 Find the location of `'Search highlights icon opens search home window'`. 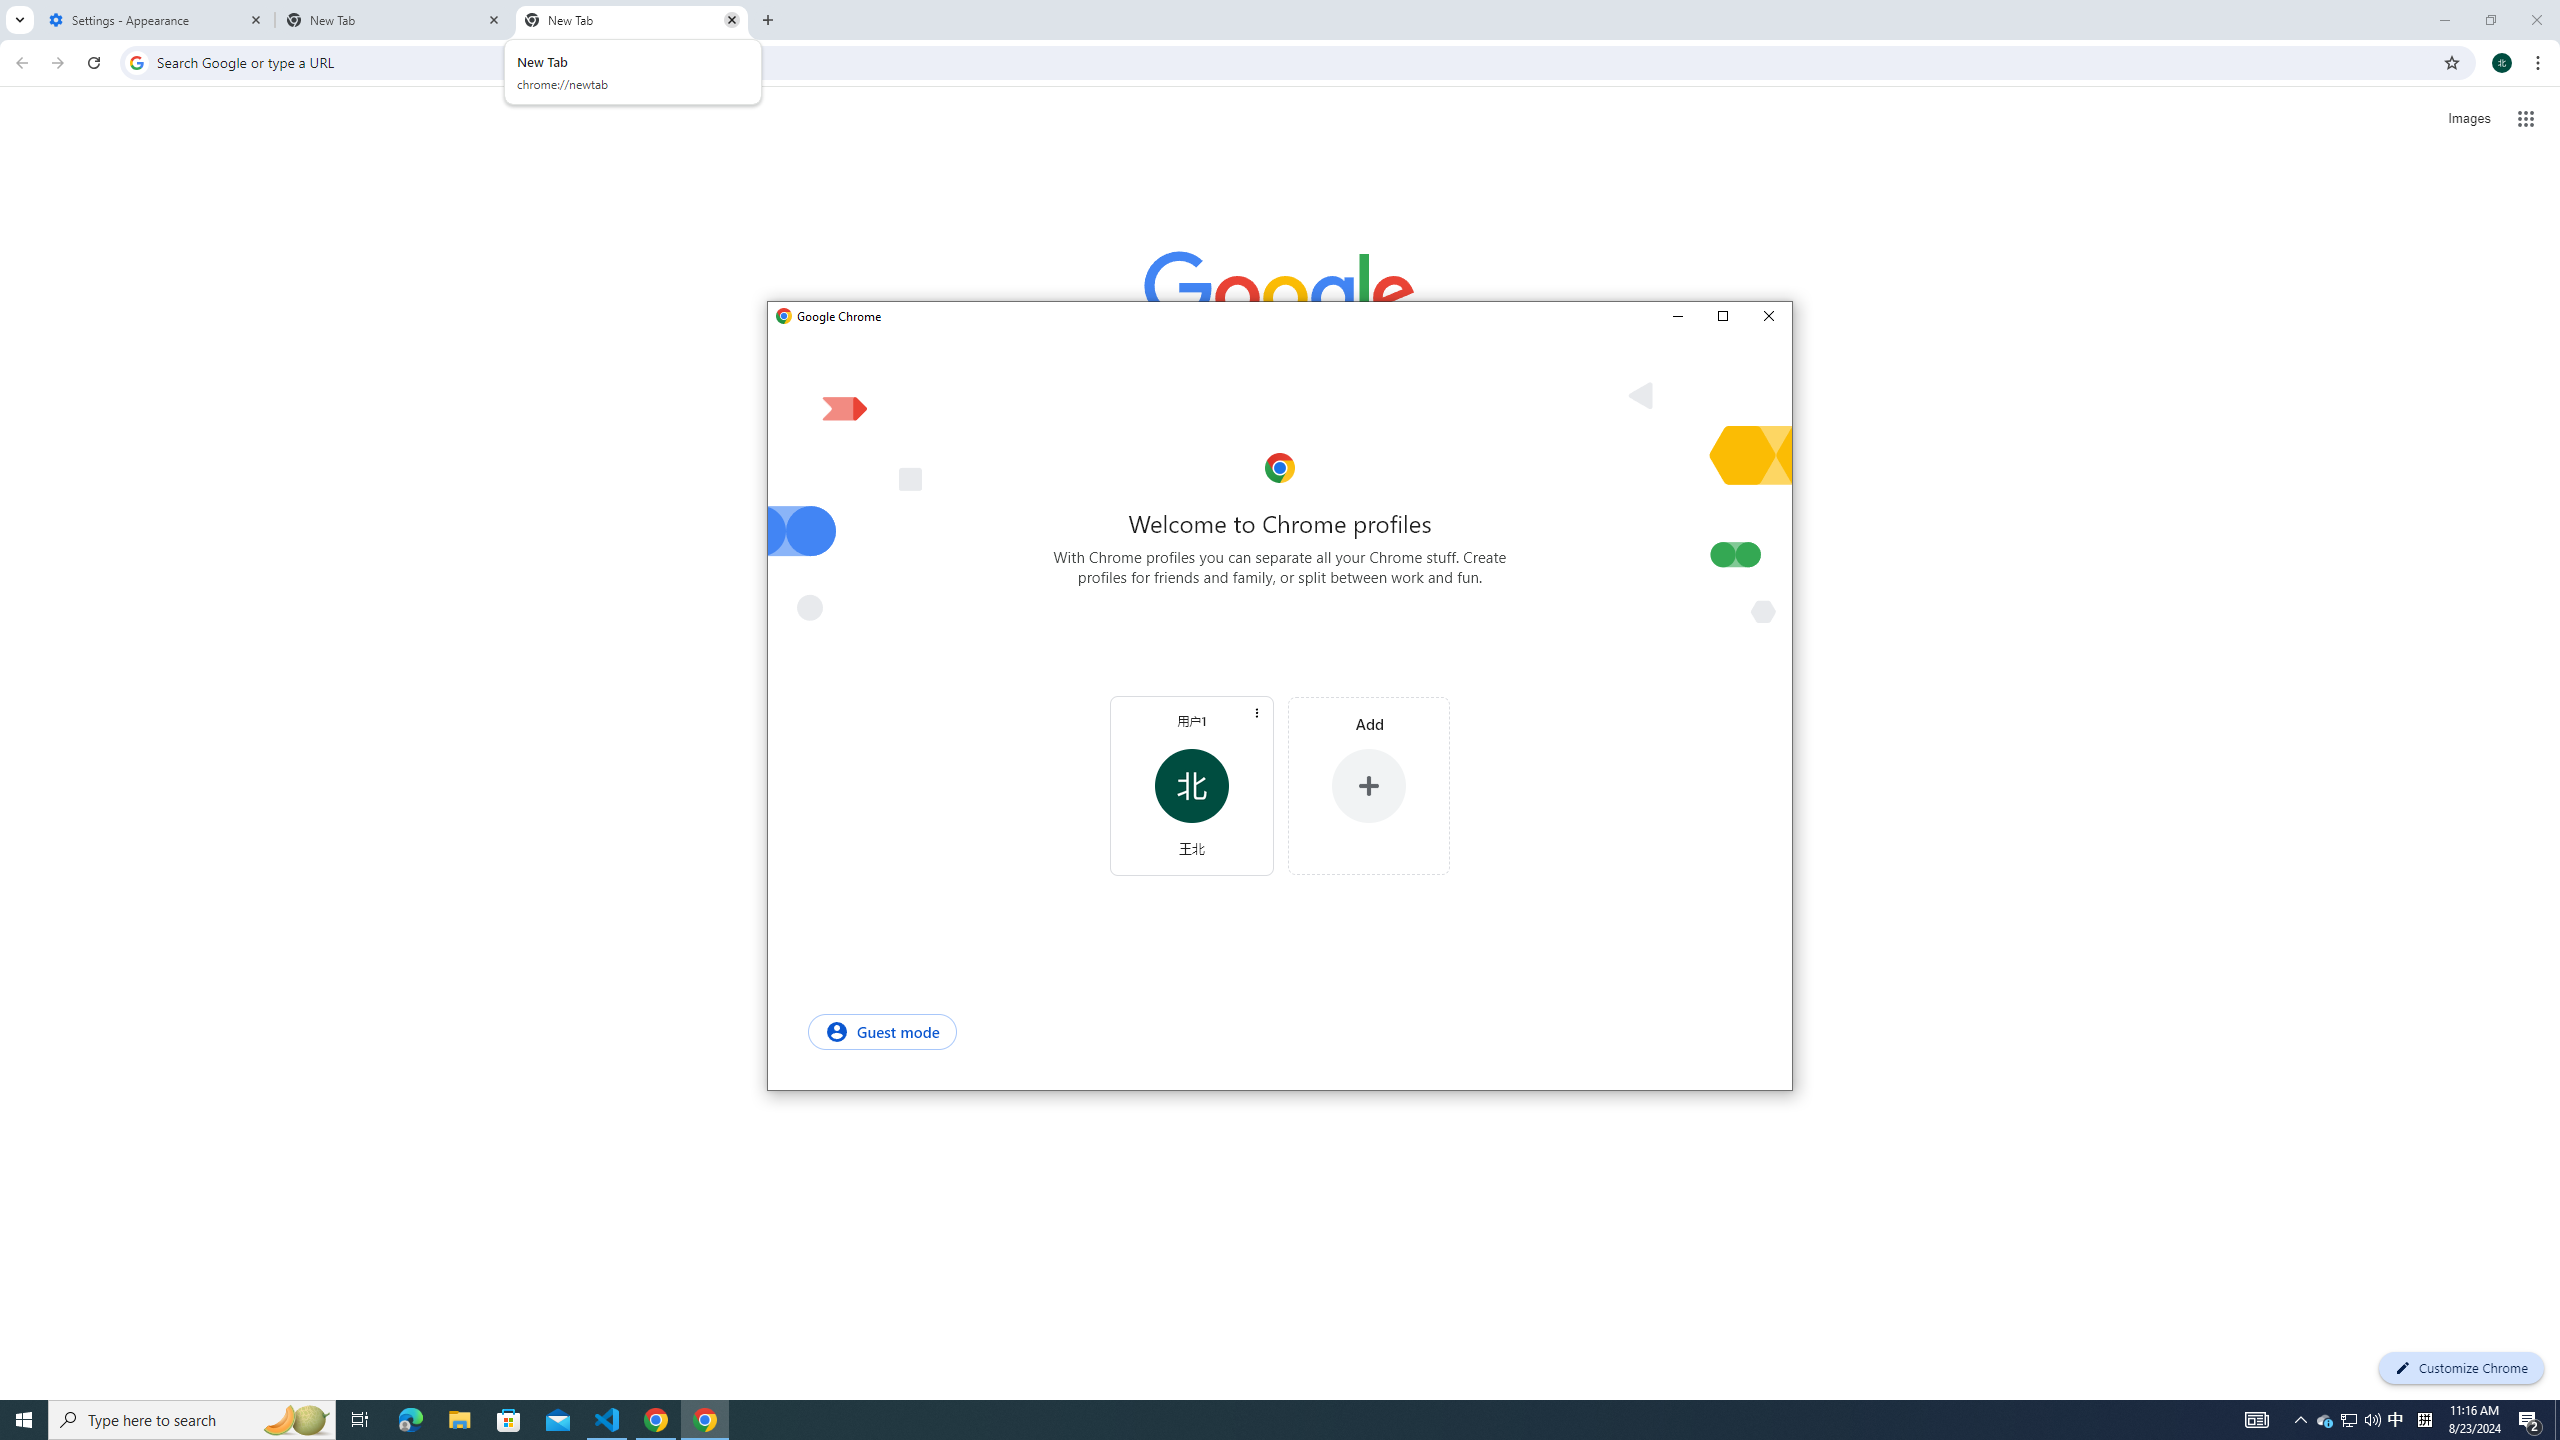

'Search highlights icon opens search home window' is located at coordinates (294, 1418).